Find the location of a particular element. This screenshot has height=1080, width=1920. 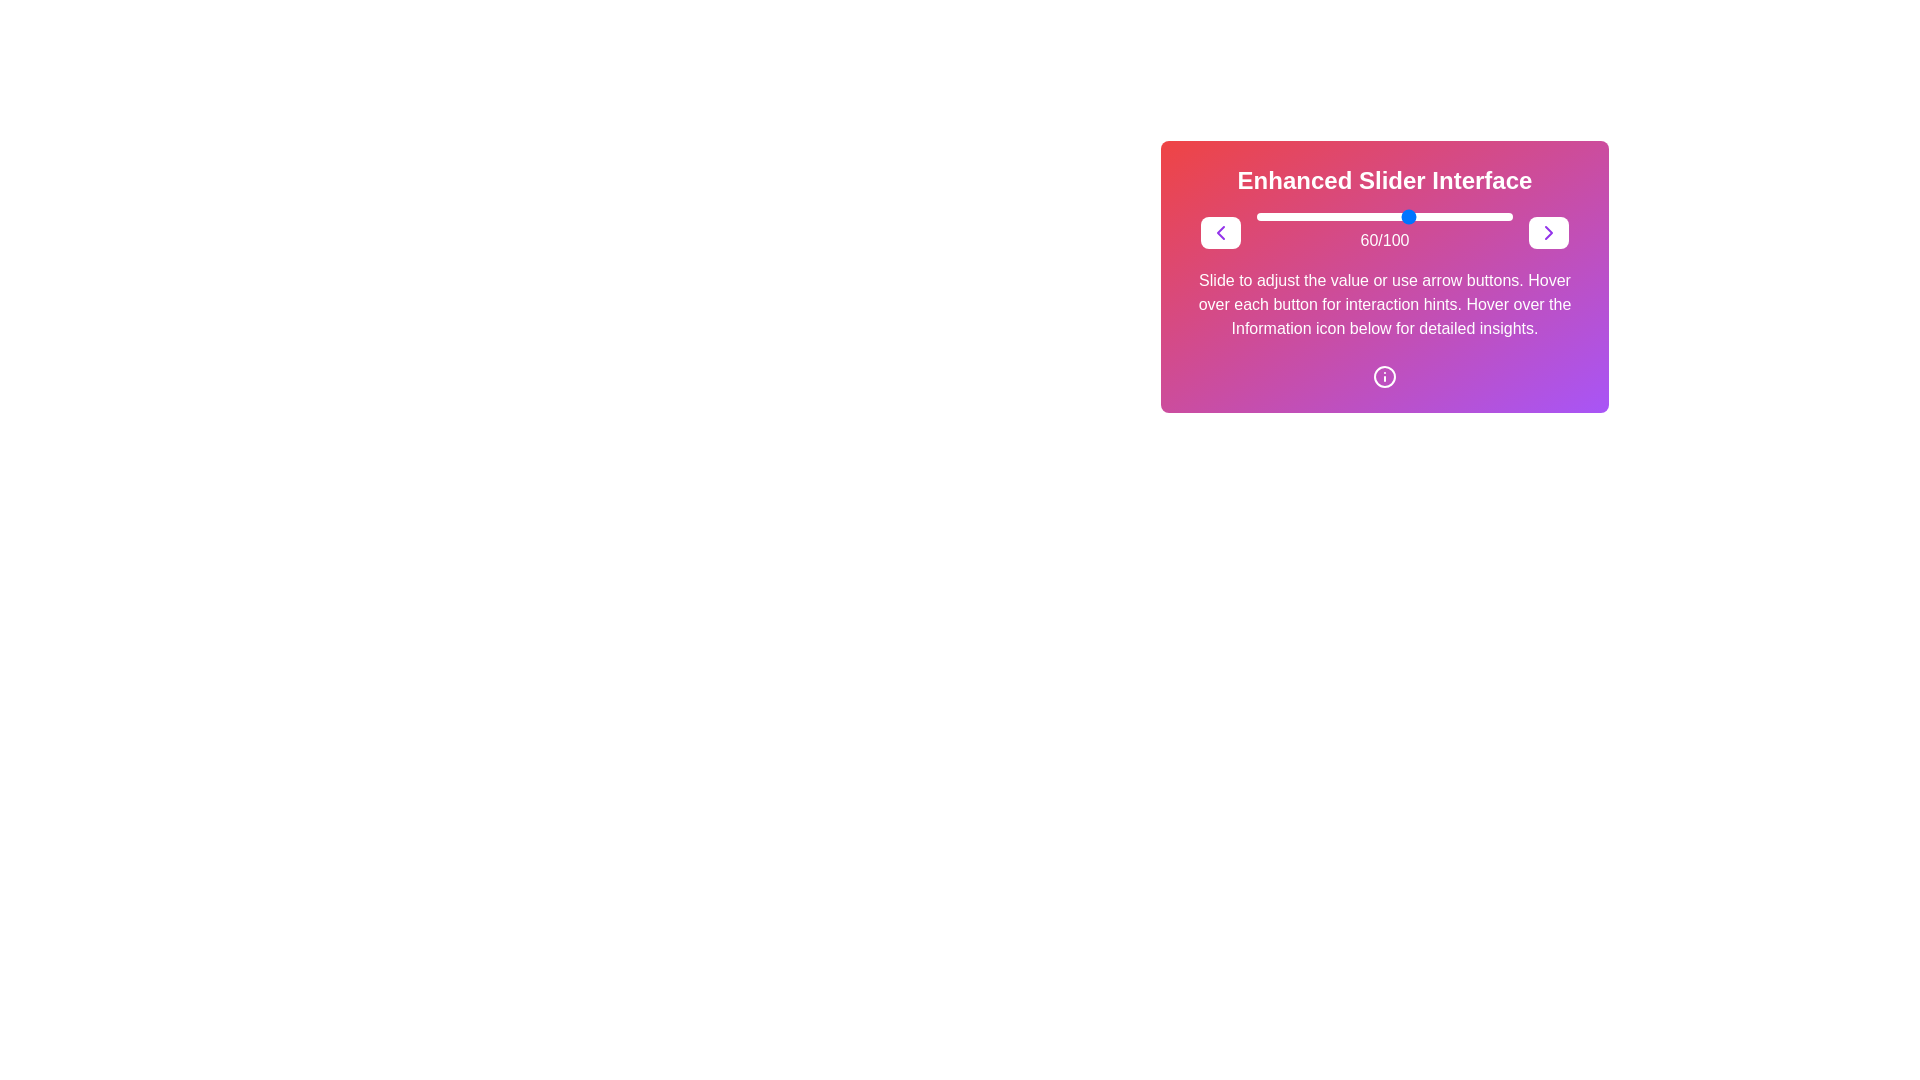

the slider is located at coordinates (1344, 216).